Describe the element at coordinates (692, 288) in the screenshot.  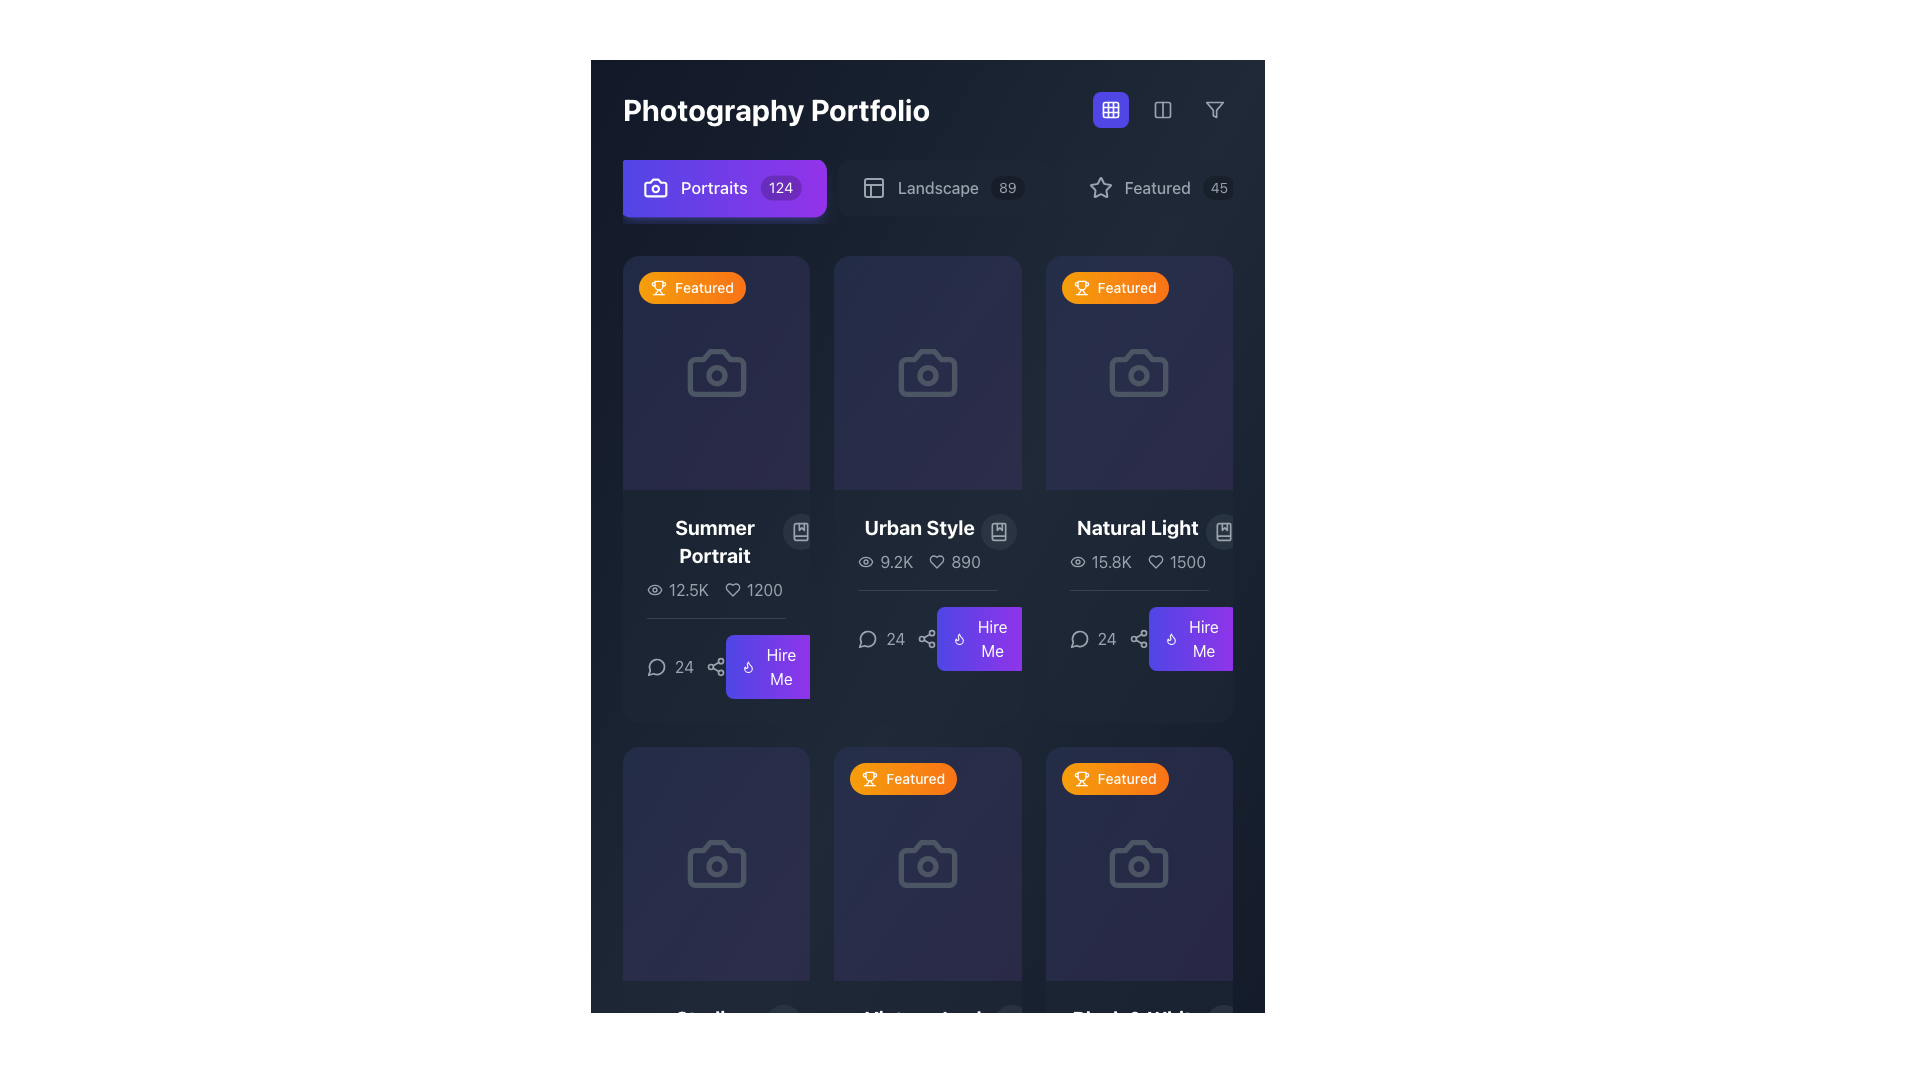
I see `the 'Featured' badge located in the top-left corner of the first portfolio item to interact with the associated item` at that location.